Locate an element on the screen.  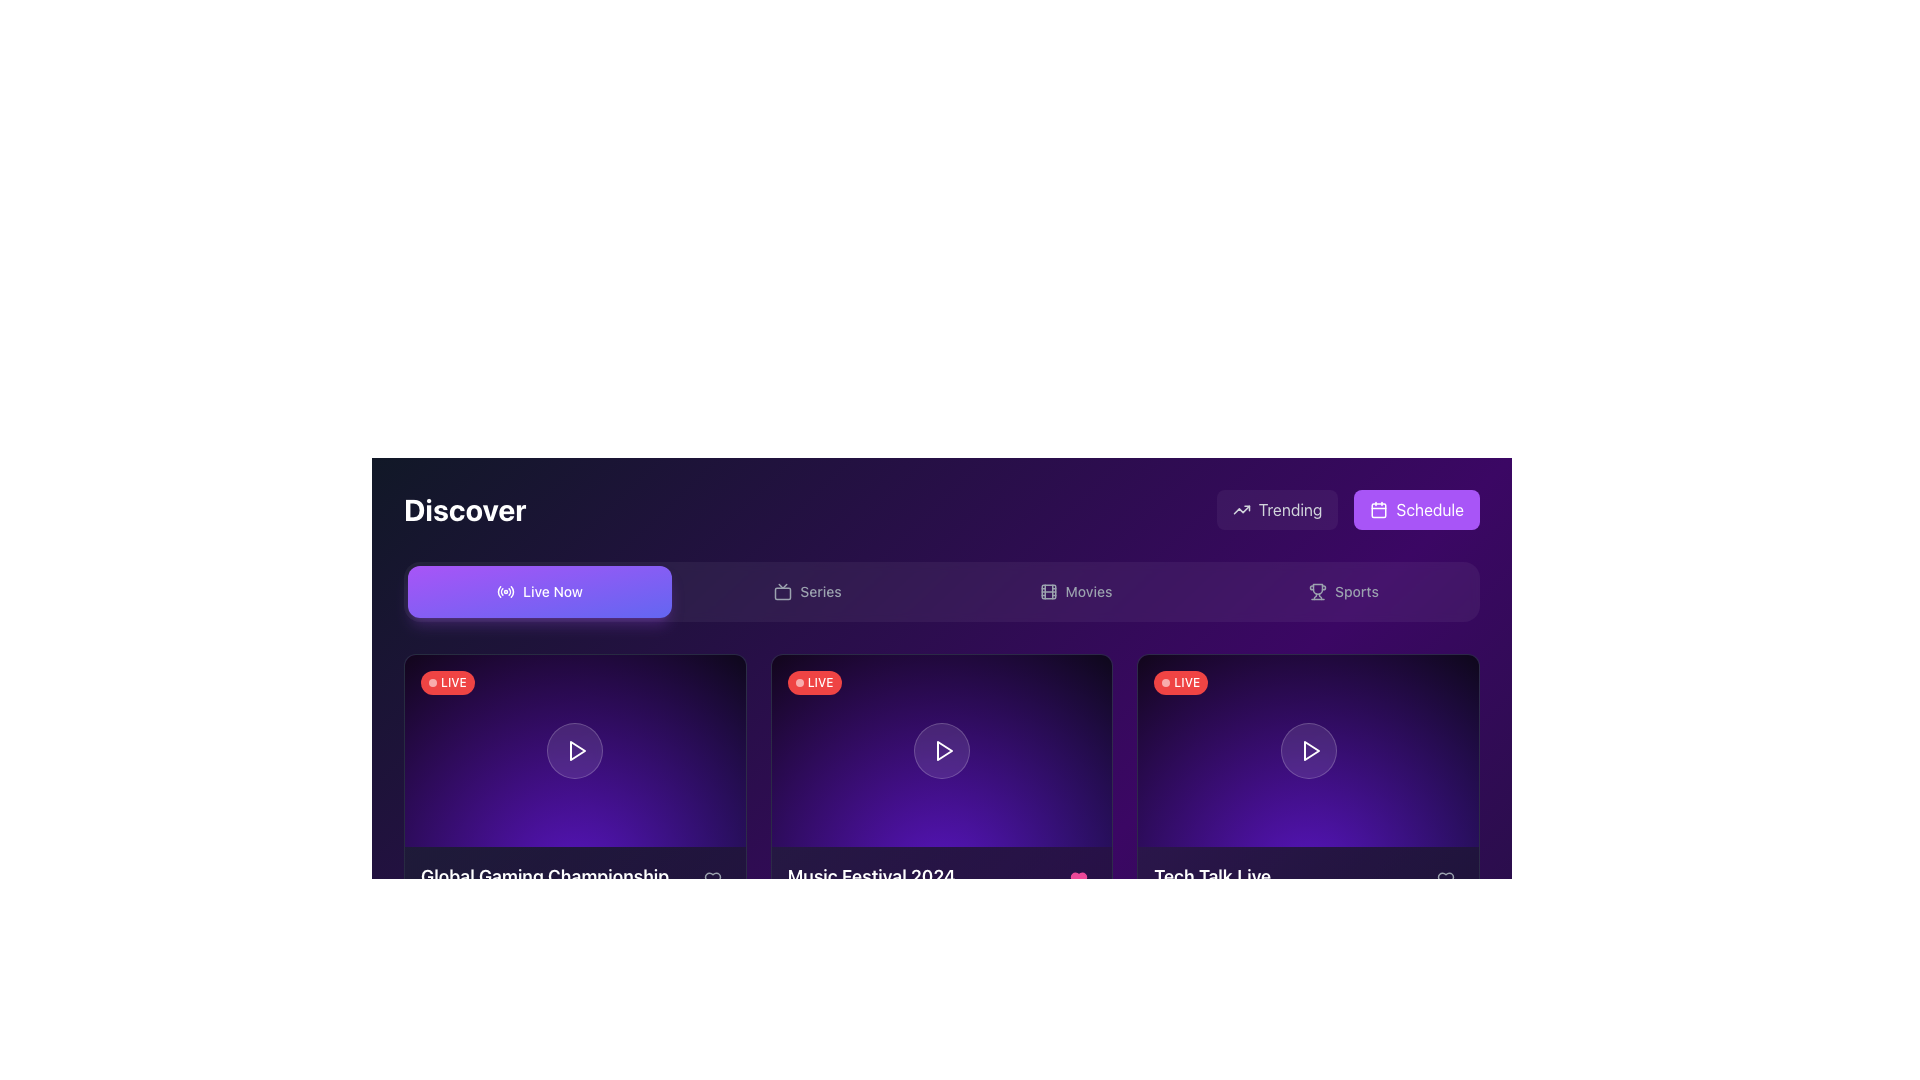
the text displayed on the live broadcasting badge located at the top-left corner of the video thumbnail is located at coordinates (1181, 681).